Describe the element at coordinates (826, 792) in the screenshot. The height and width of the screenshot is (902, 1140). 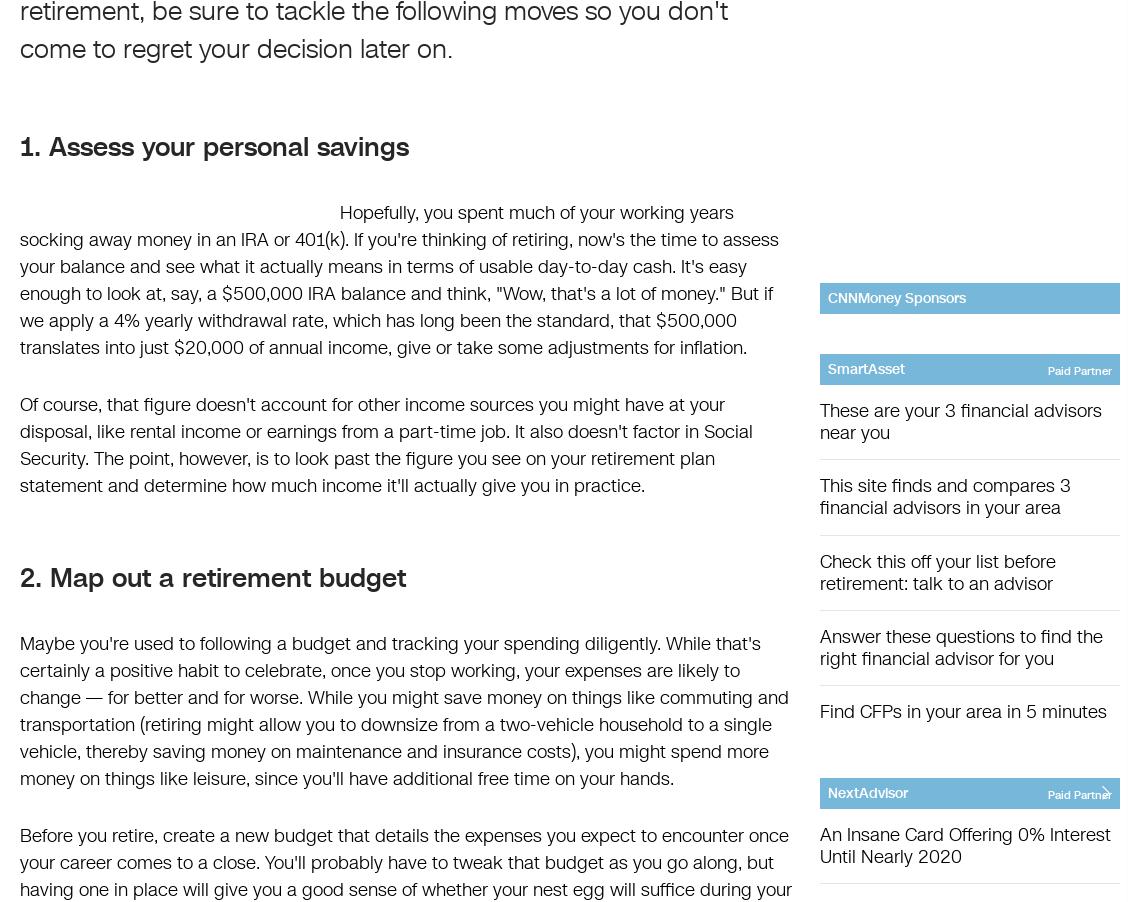
I see `'NextAdvisor'` at that location.